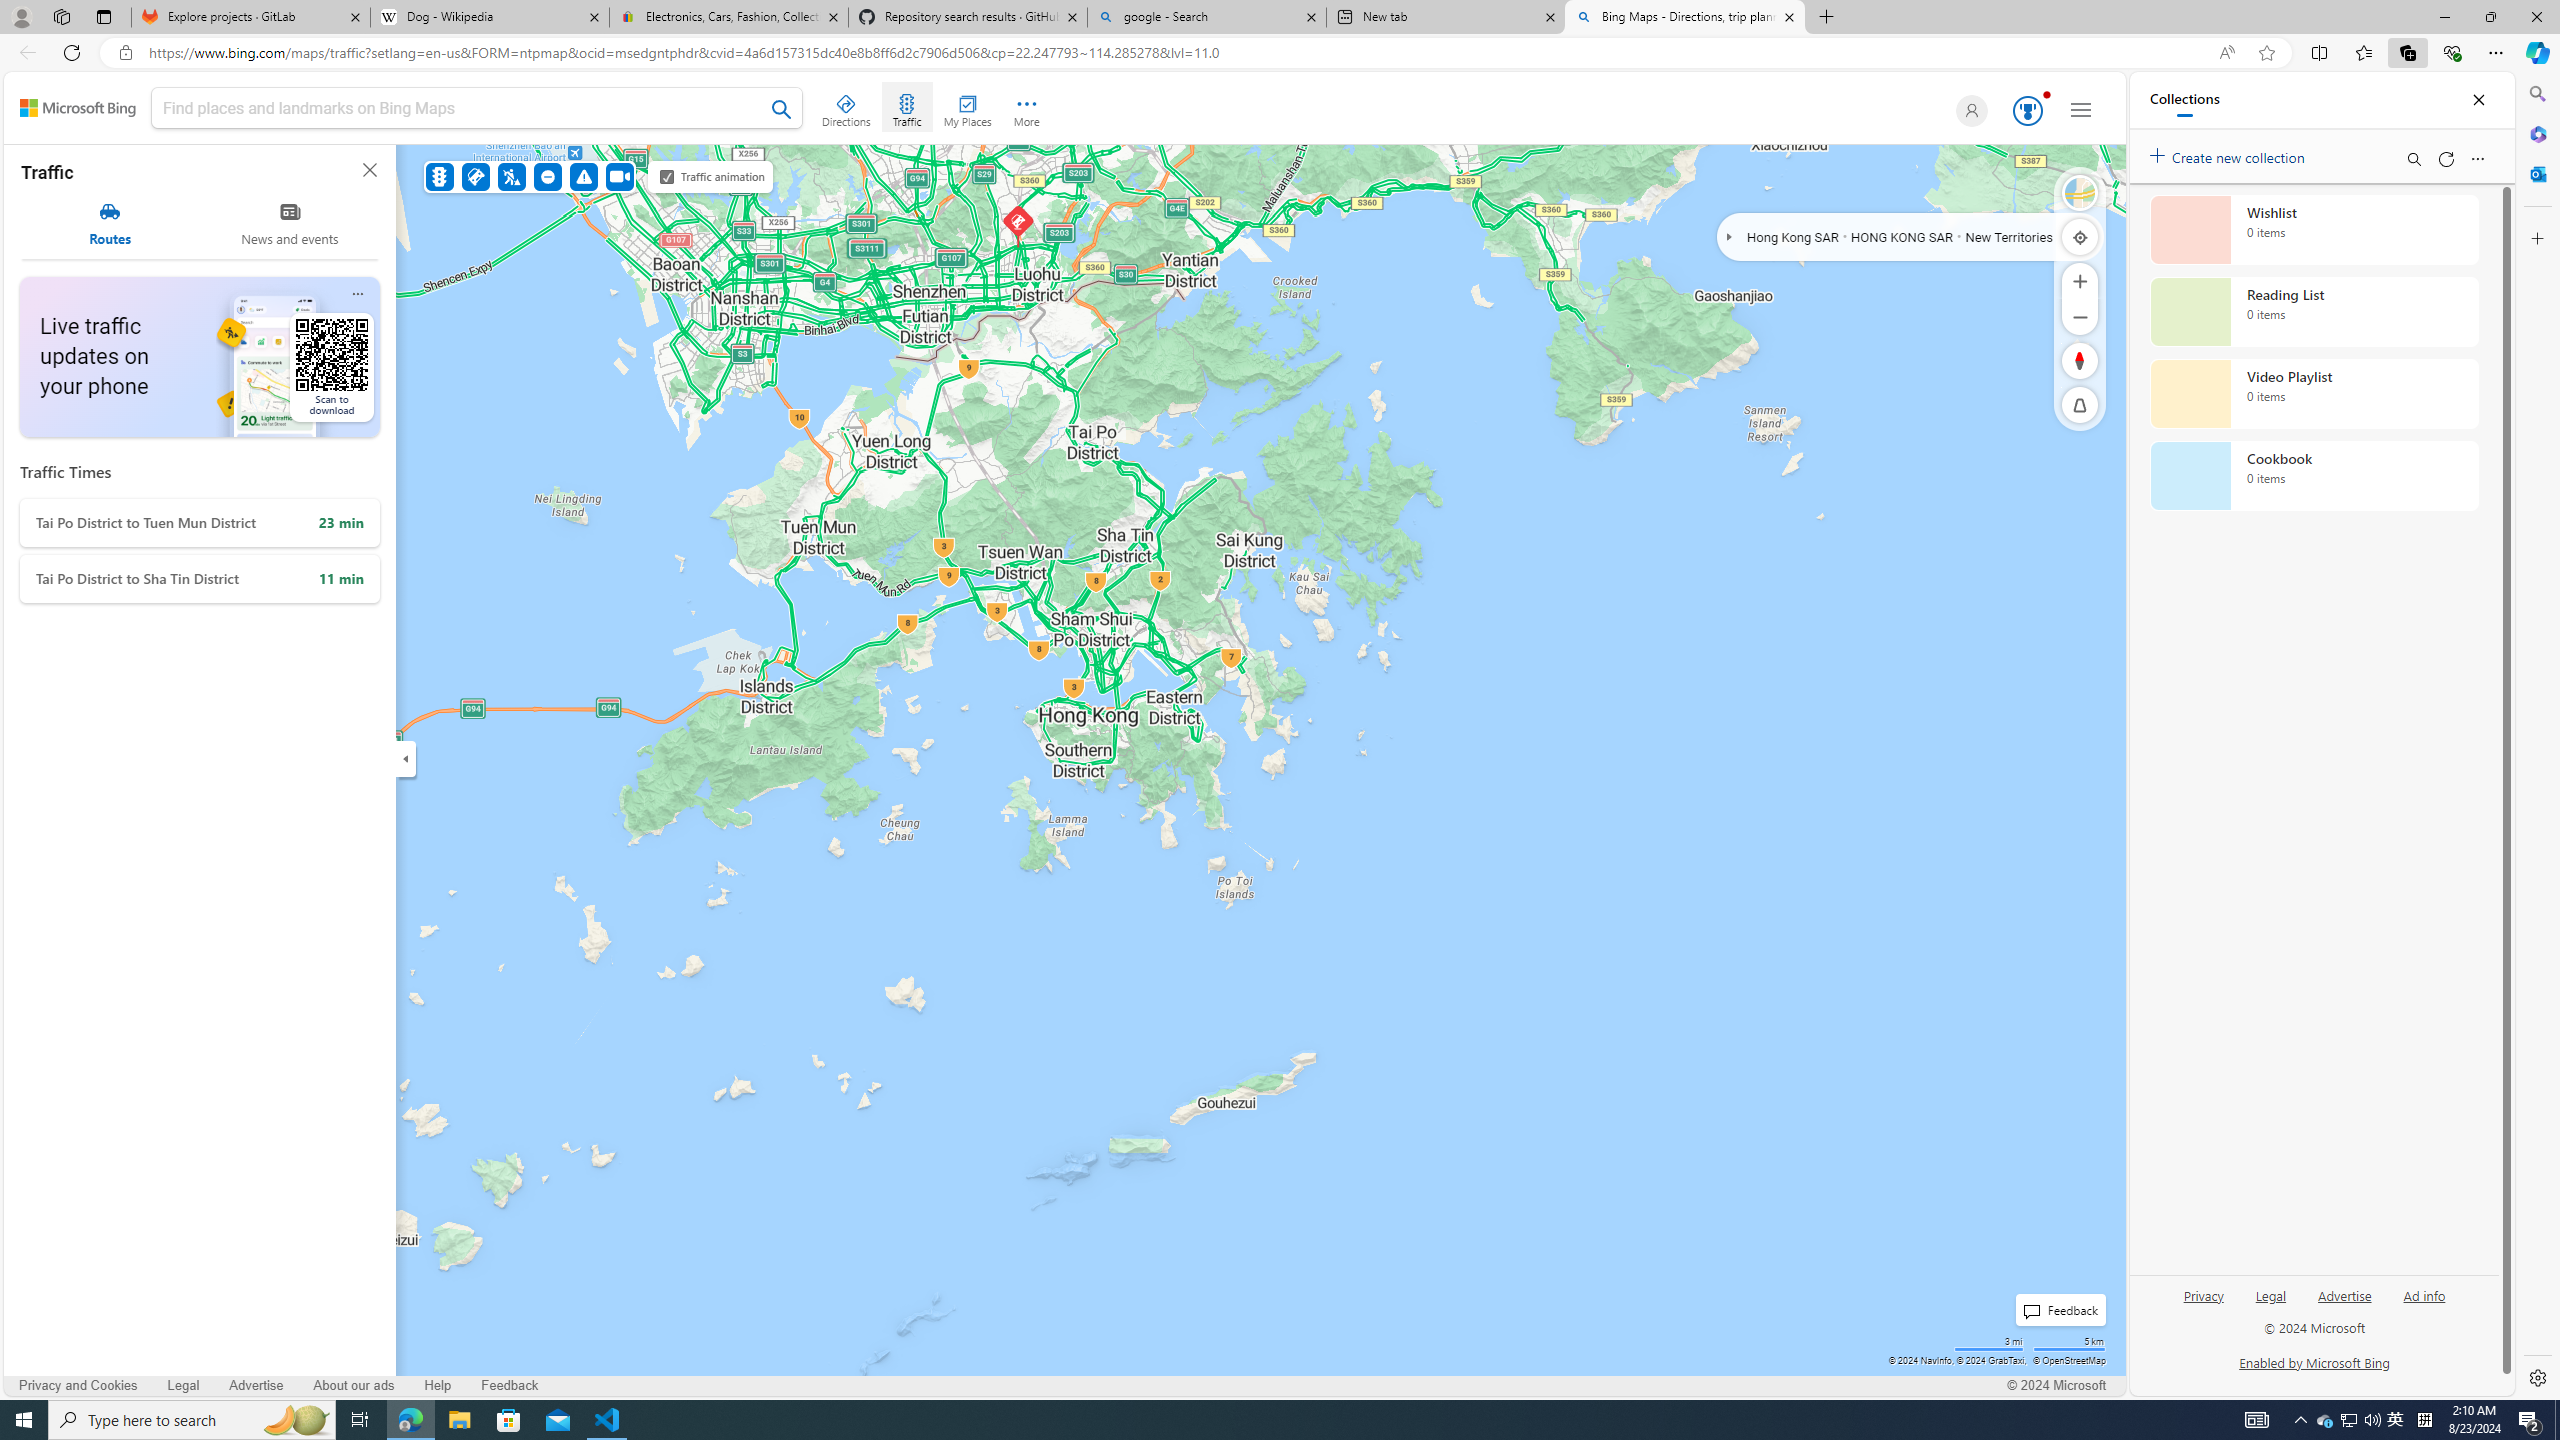  Describe the element at coordinates (2079, 317) in the screenshot. I see `'Zoom Out'` at that location.